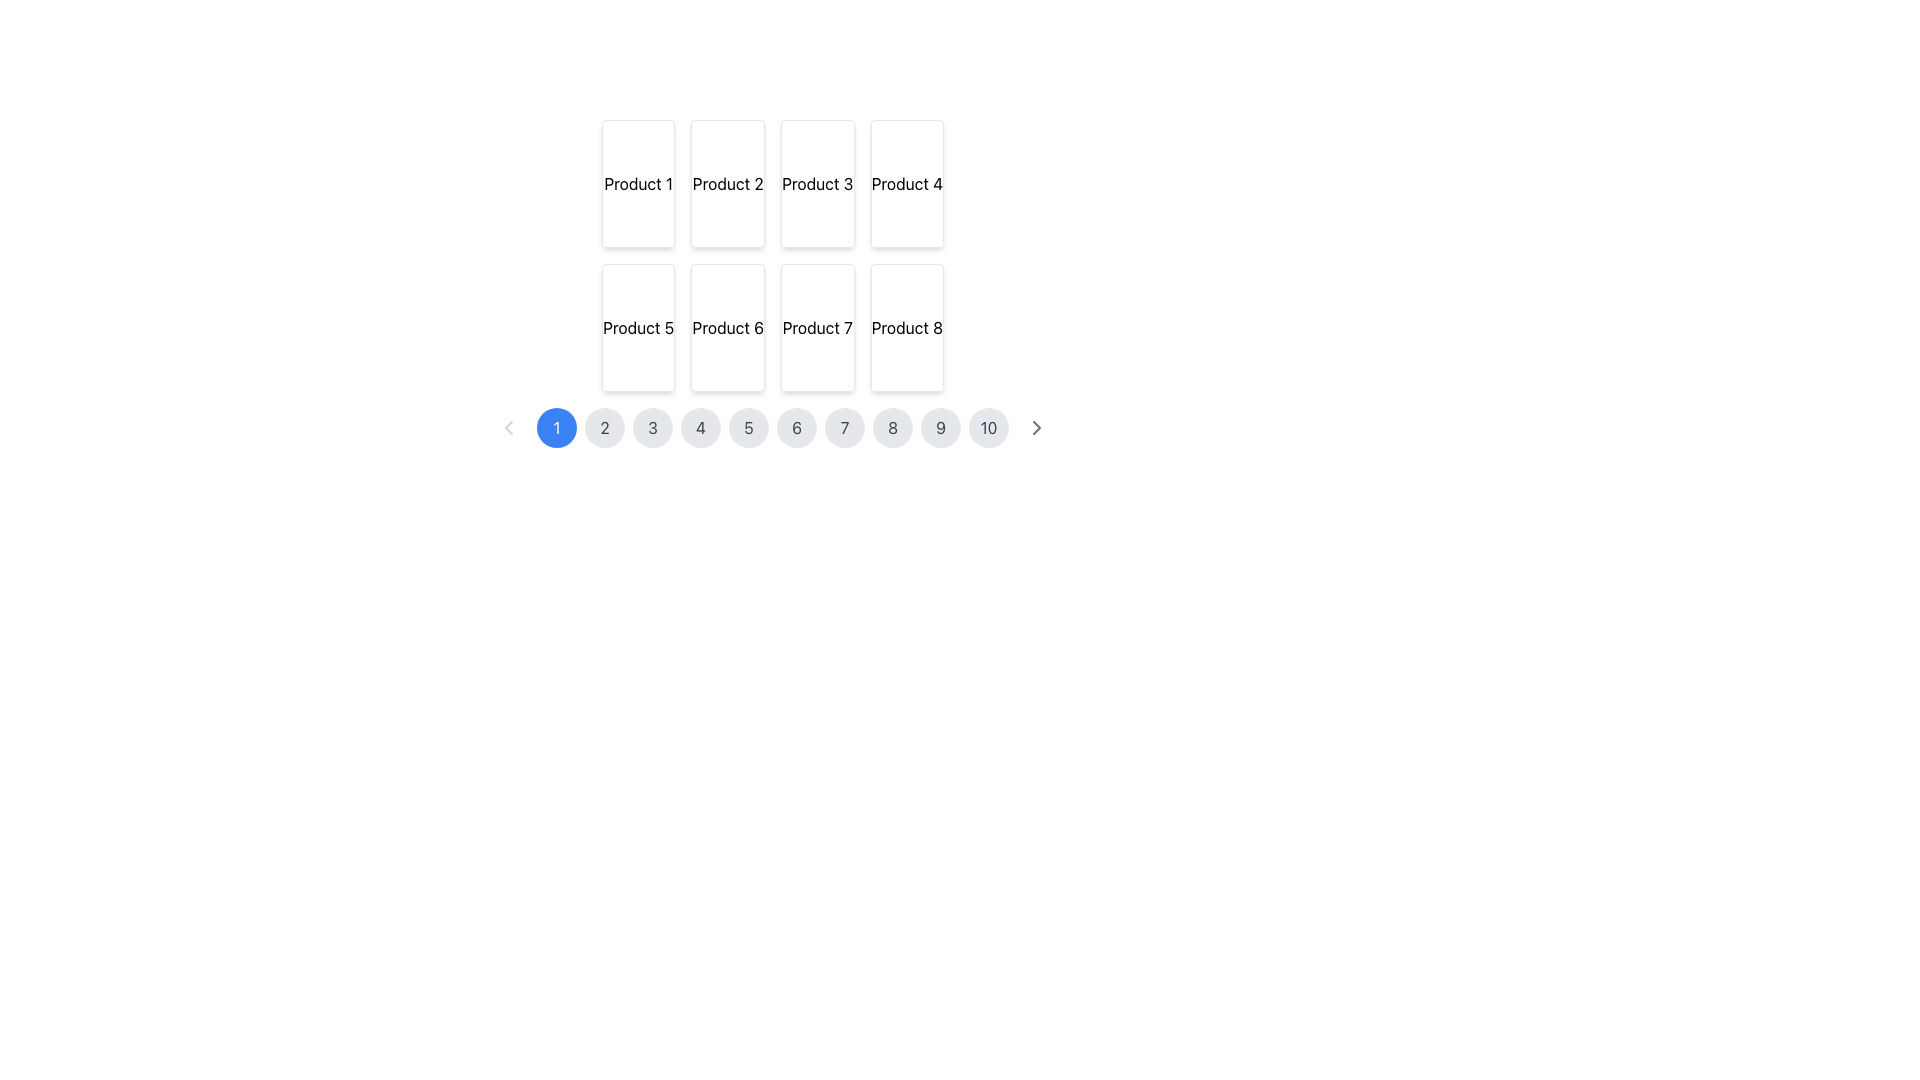 The width and height of the screenshot is (1920, 1080). Describe the element at coordinates (727, 184) in the screenshot. I see `the static presentation block displaying 'Product 2', positioned as the second item in the first row of a 4-column grid layout` at that location.